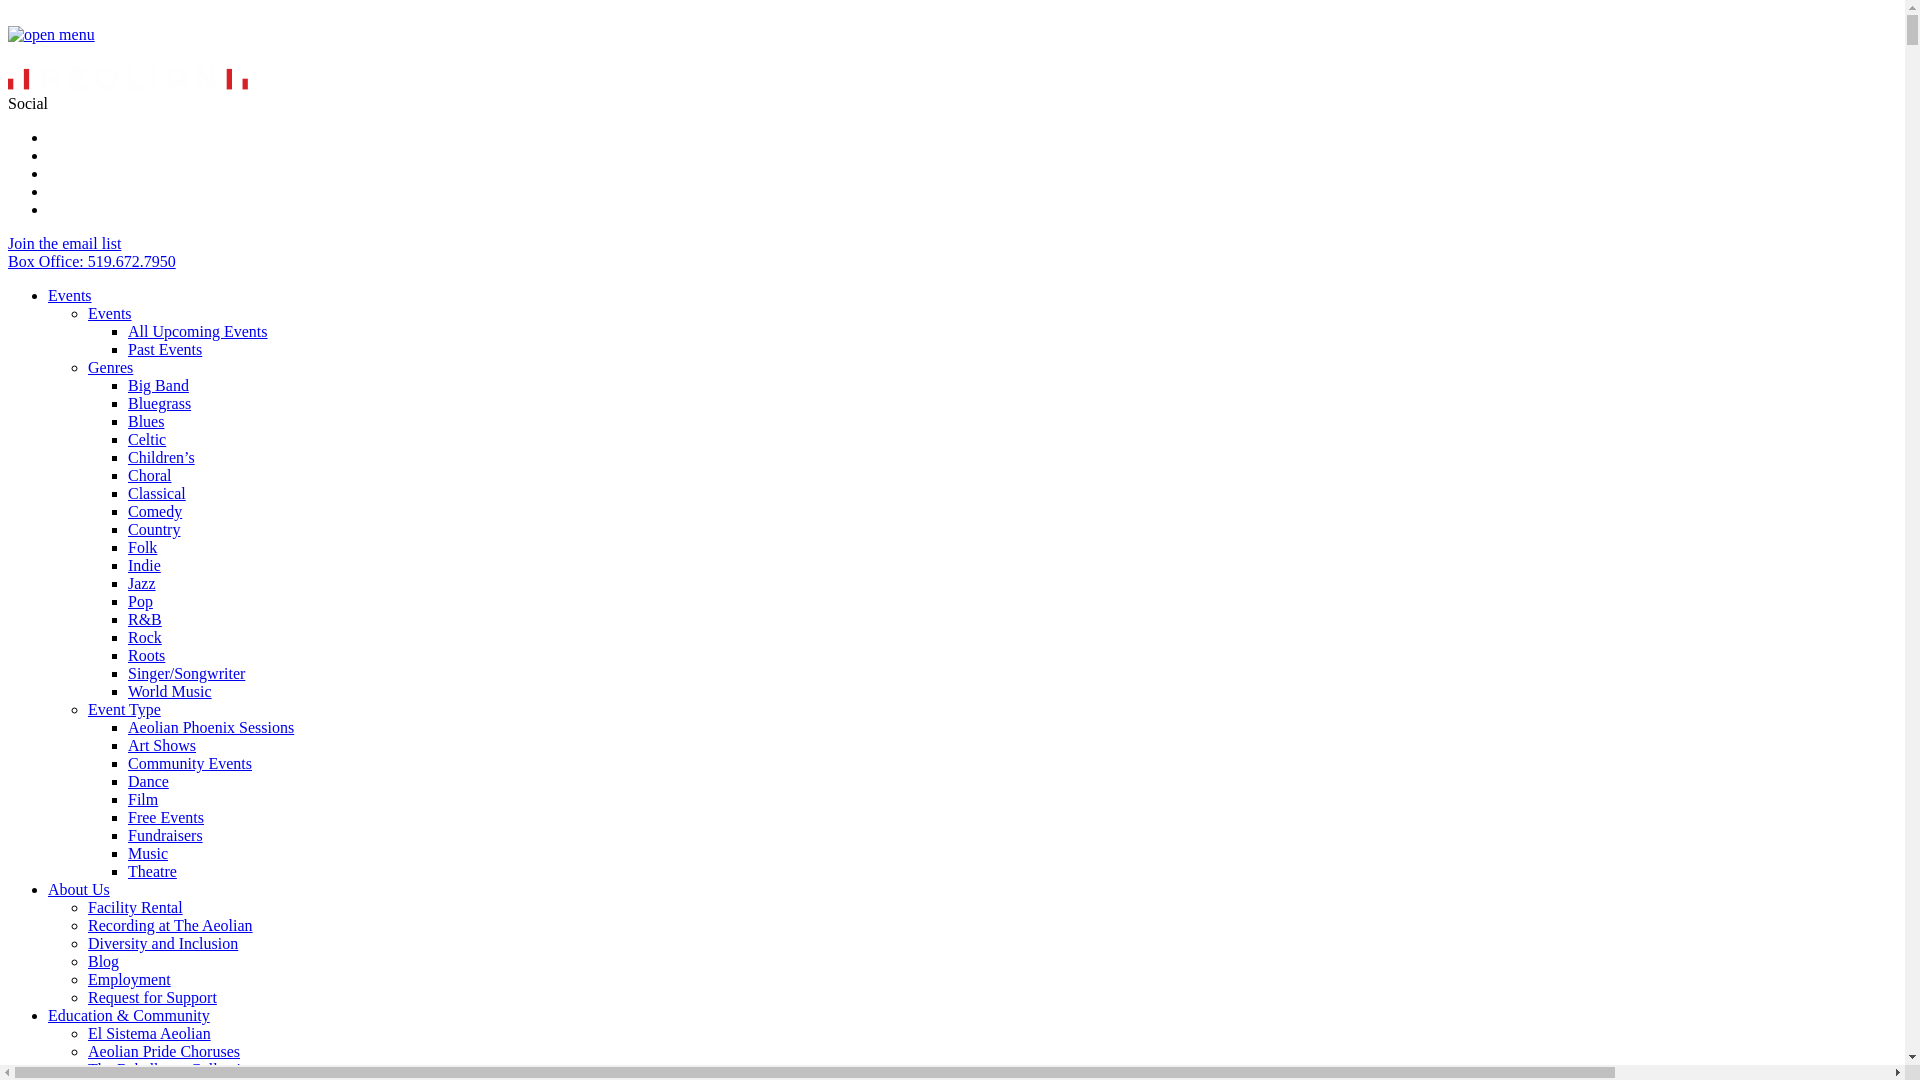 This screenshot has height=1080, width=1920. Describe the element at coordinates (163, 1050) in the screenshot. I see `'Aeolian Pride Choruses'` at that location.